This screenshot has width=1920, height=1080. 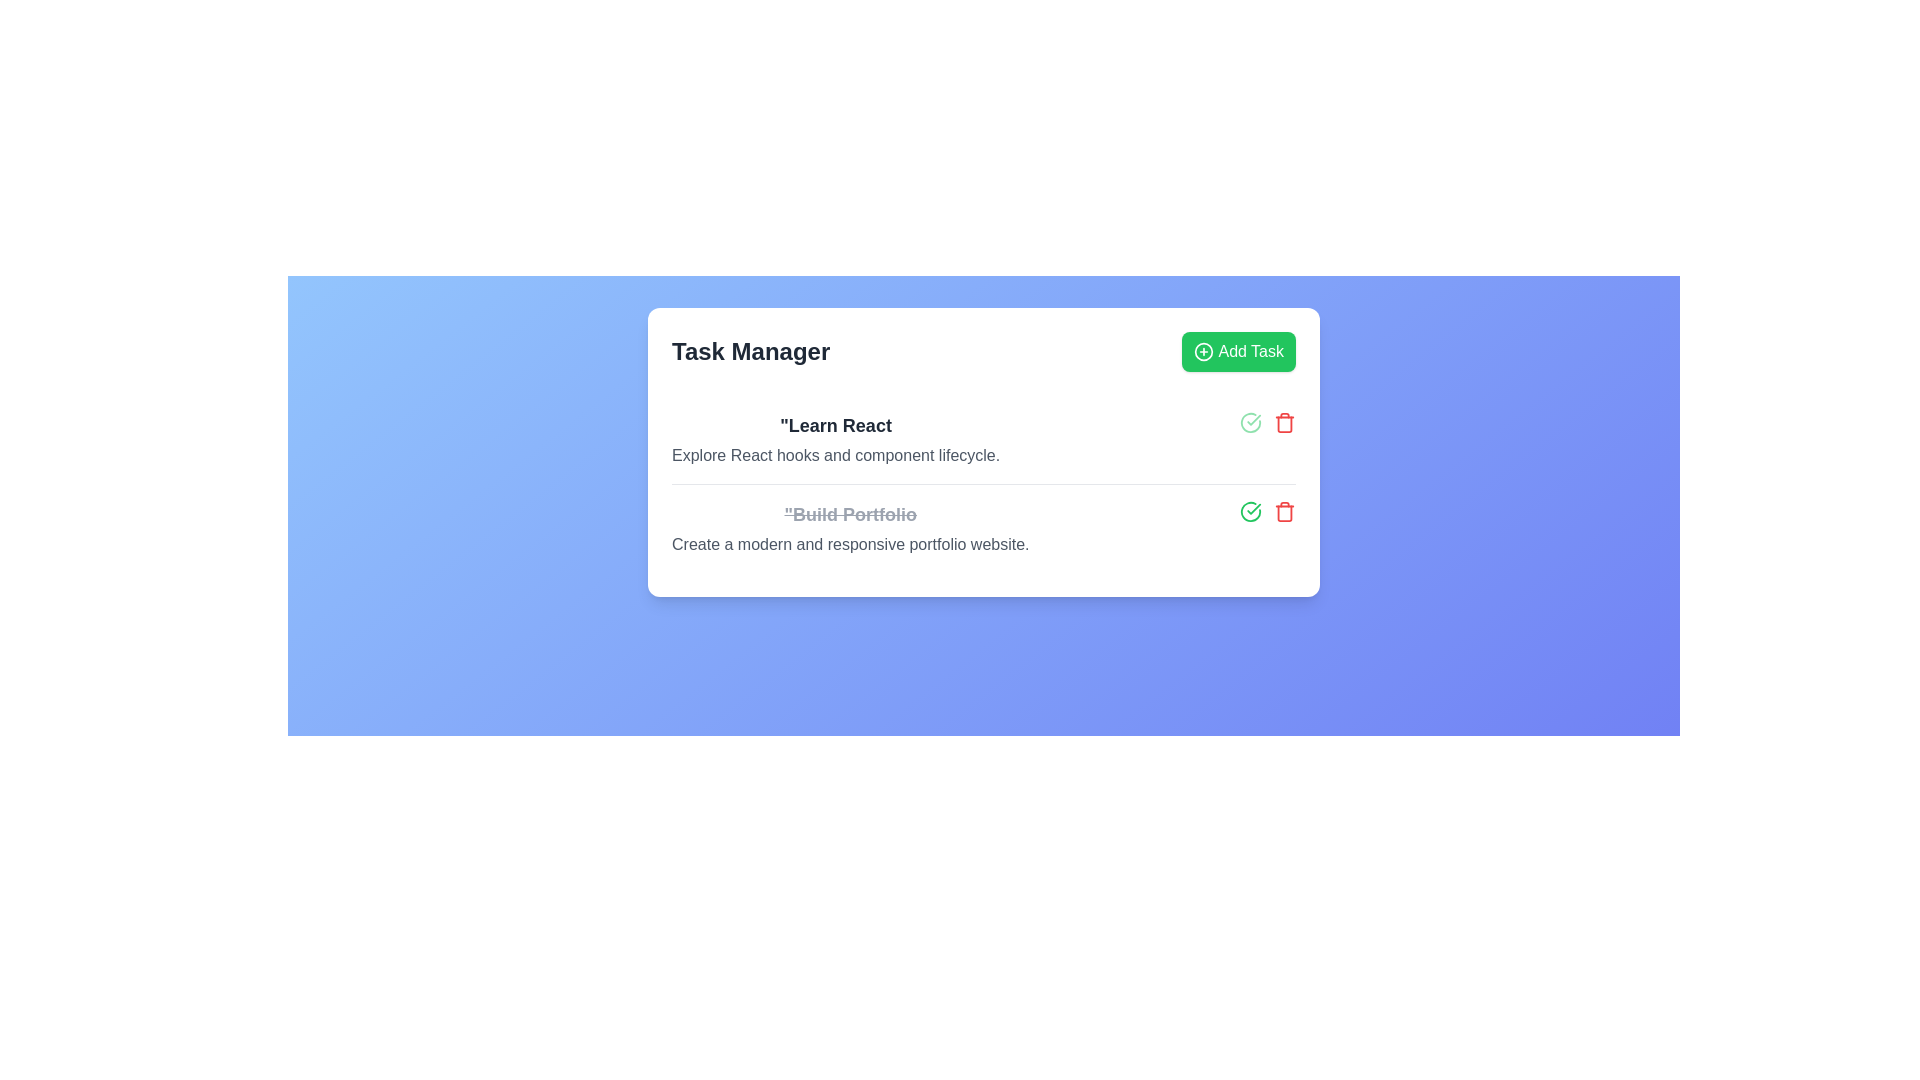 I want to click on the Task completion indicator (interactive element resembling a checkmark) located to the right of the 'Build Portfolio' task, so click(x=1253, y=419).